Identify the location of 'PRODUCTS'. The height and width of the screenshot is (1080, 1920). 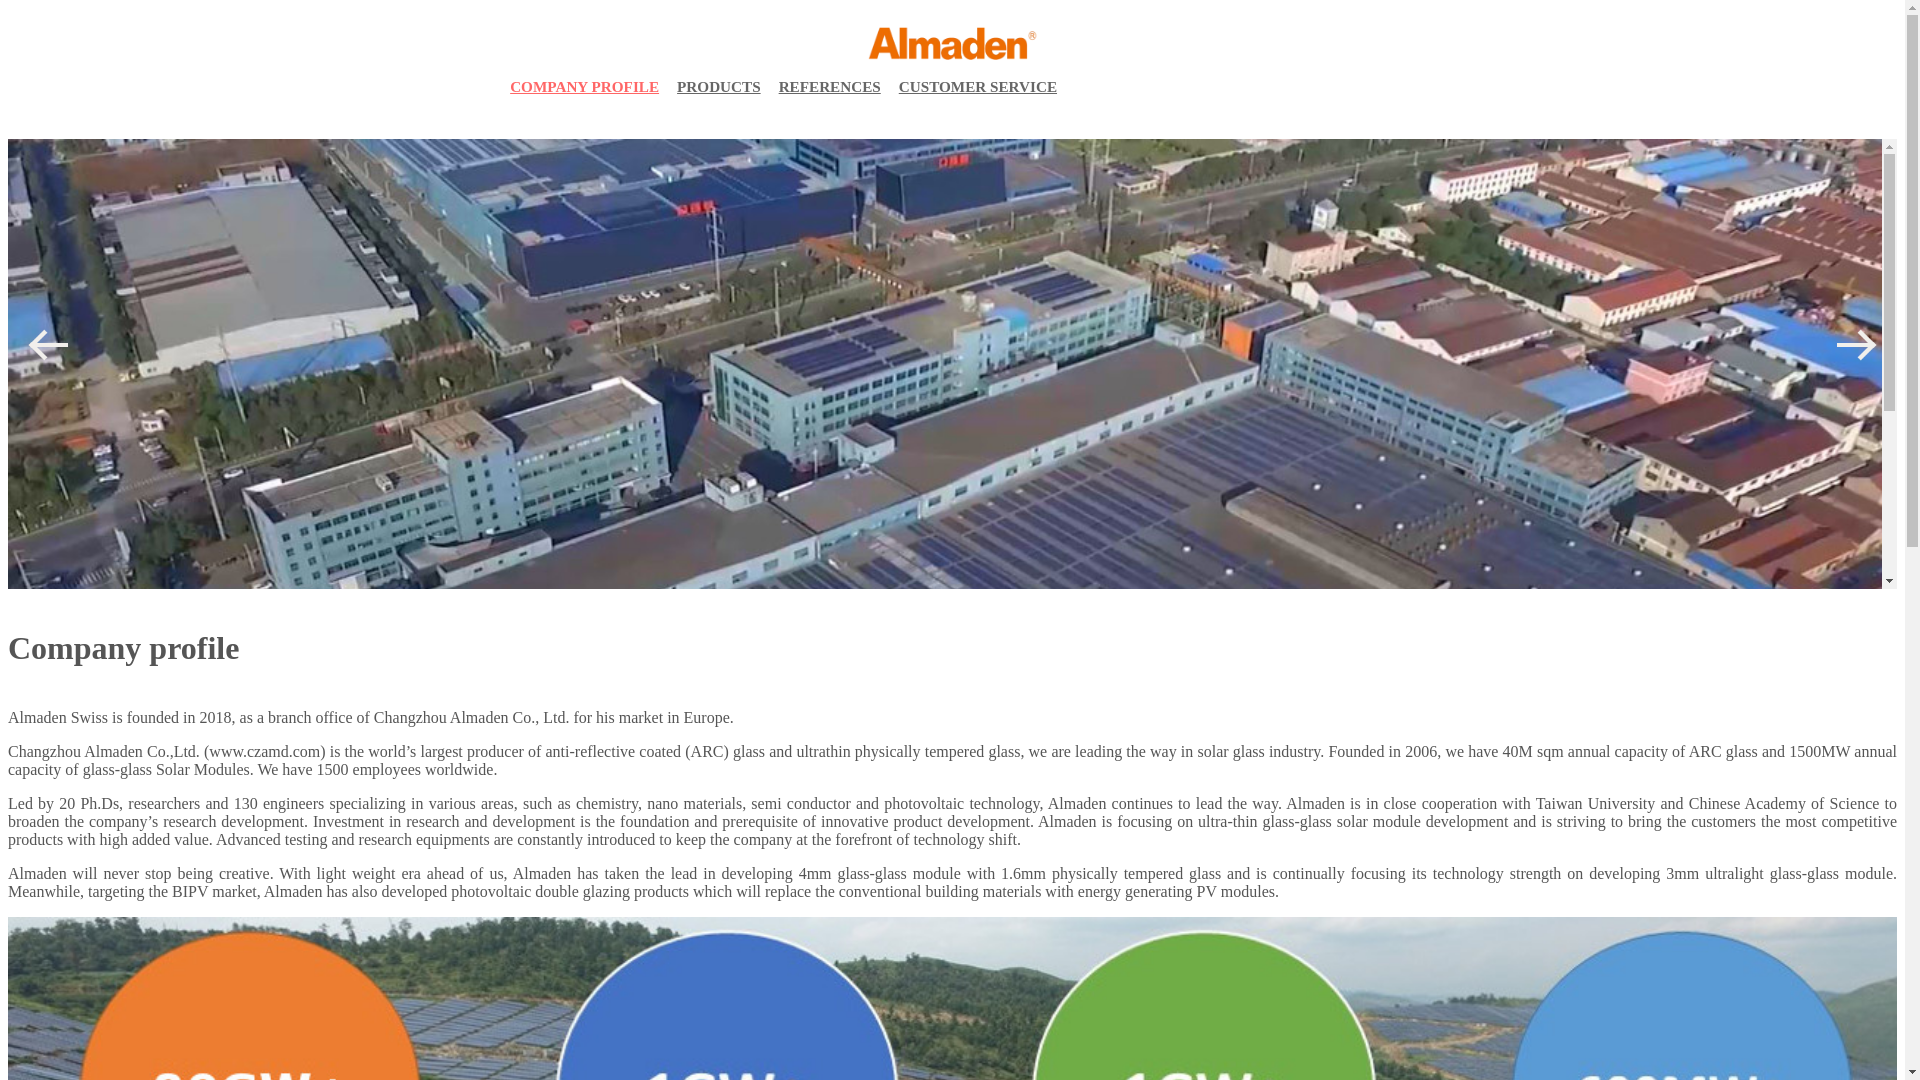
(719, 86).